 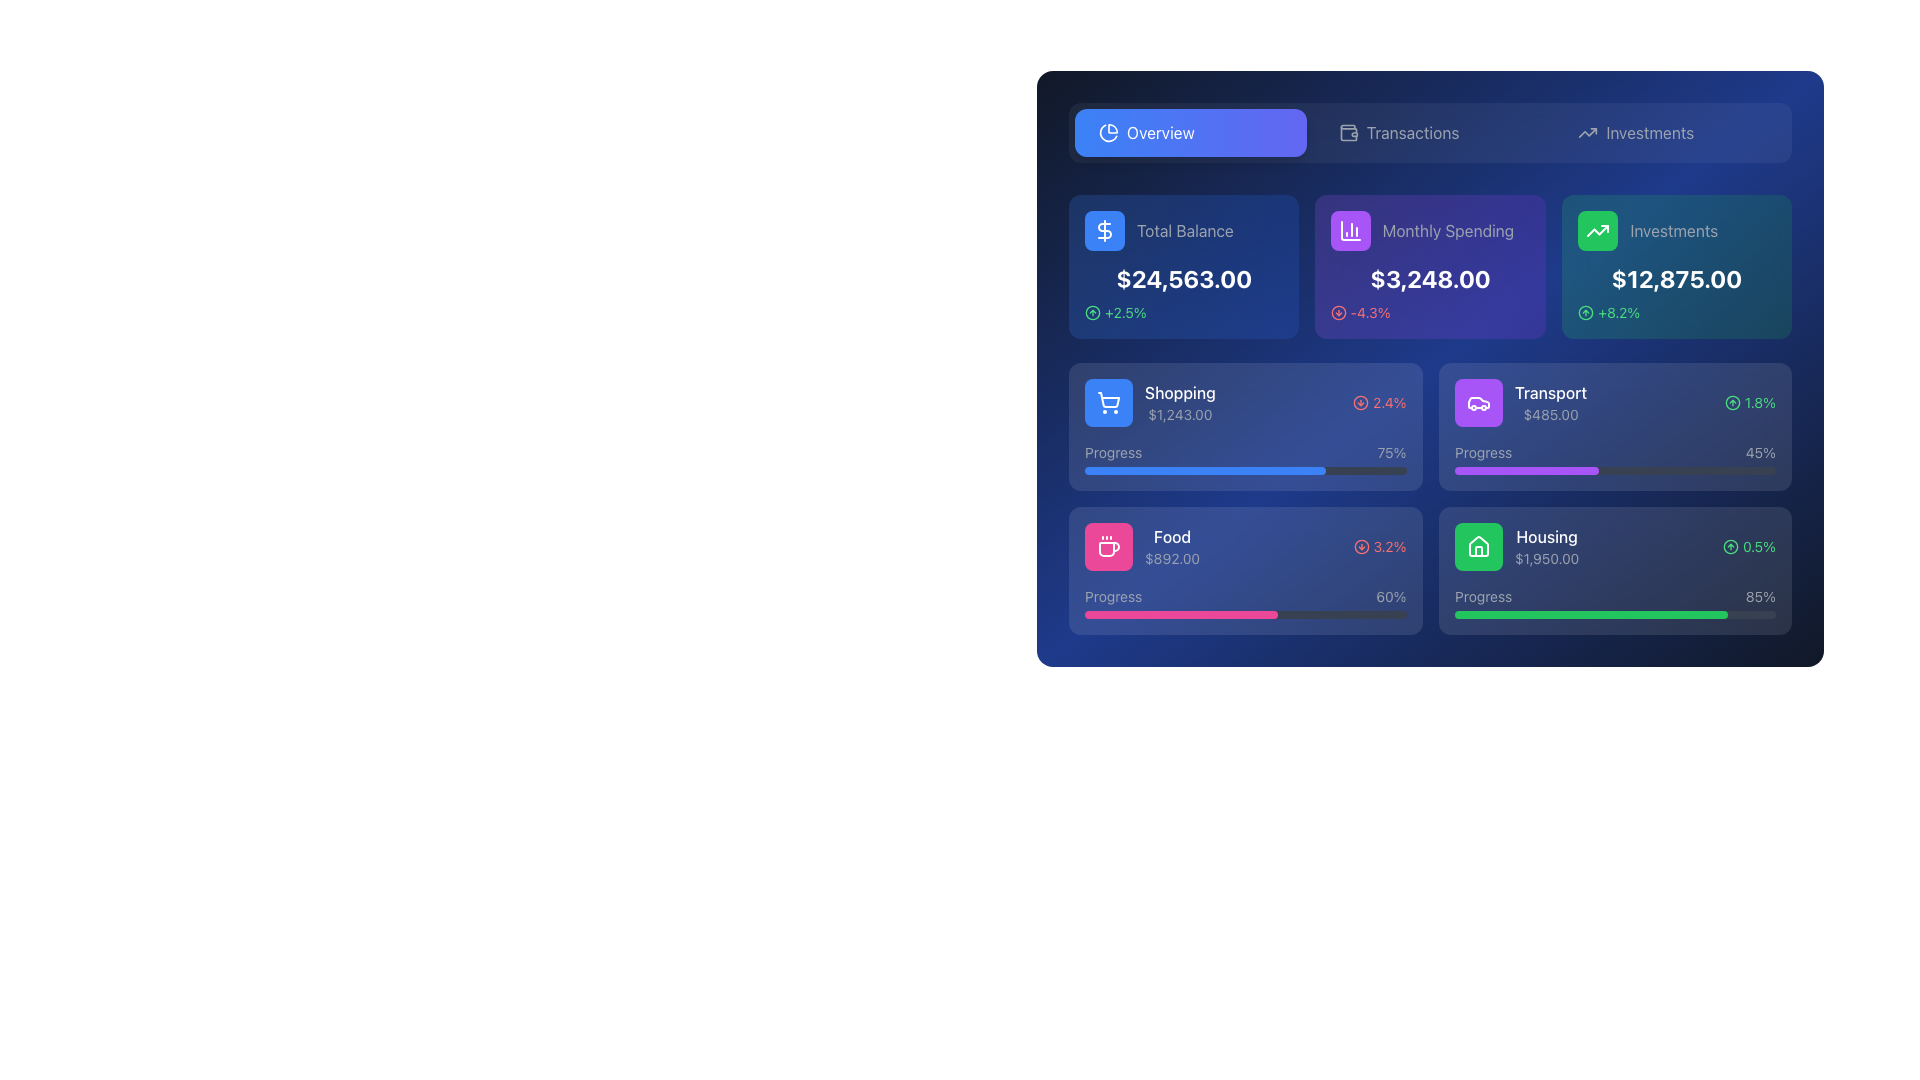 I want to click on the house icon, which is outlined with a triangular roof and rectangular base, located within a green circular background in the lower right section of the 'Housing' card, so click(x=1478, y=547).